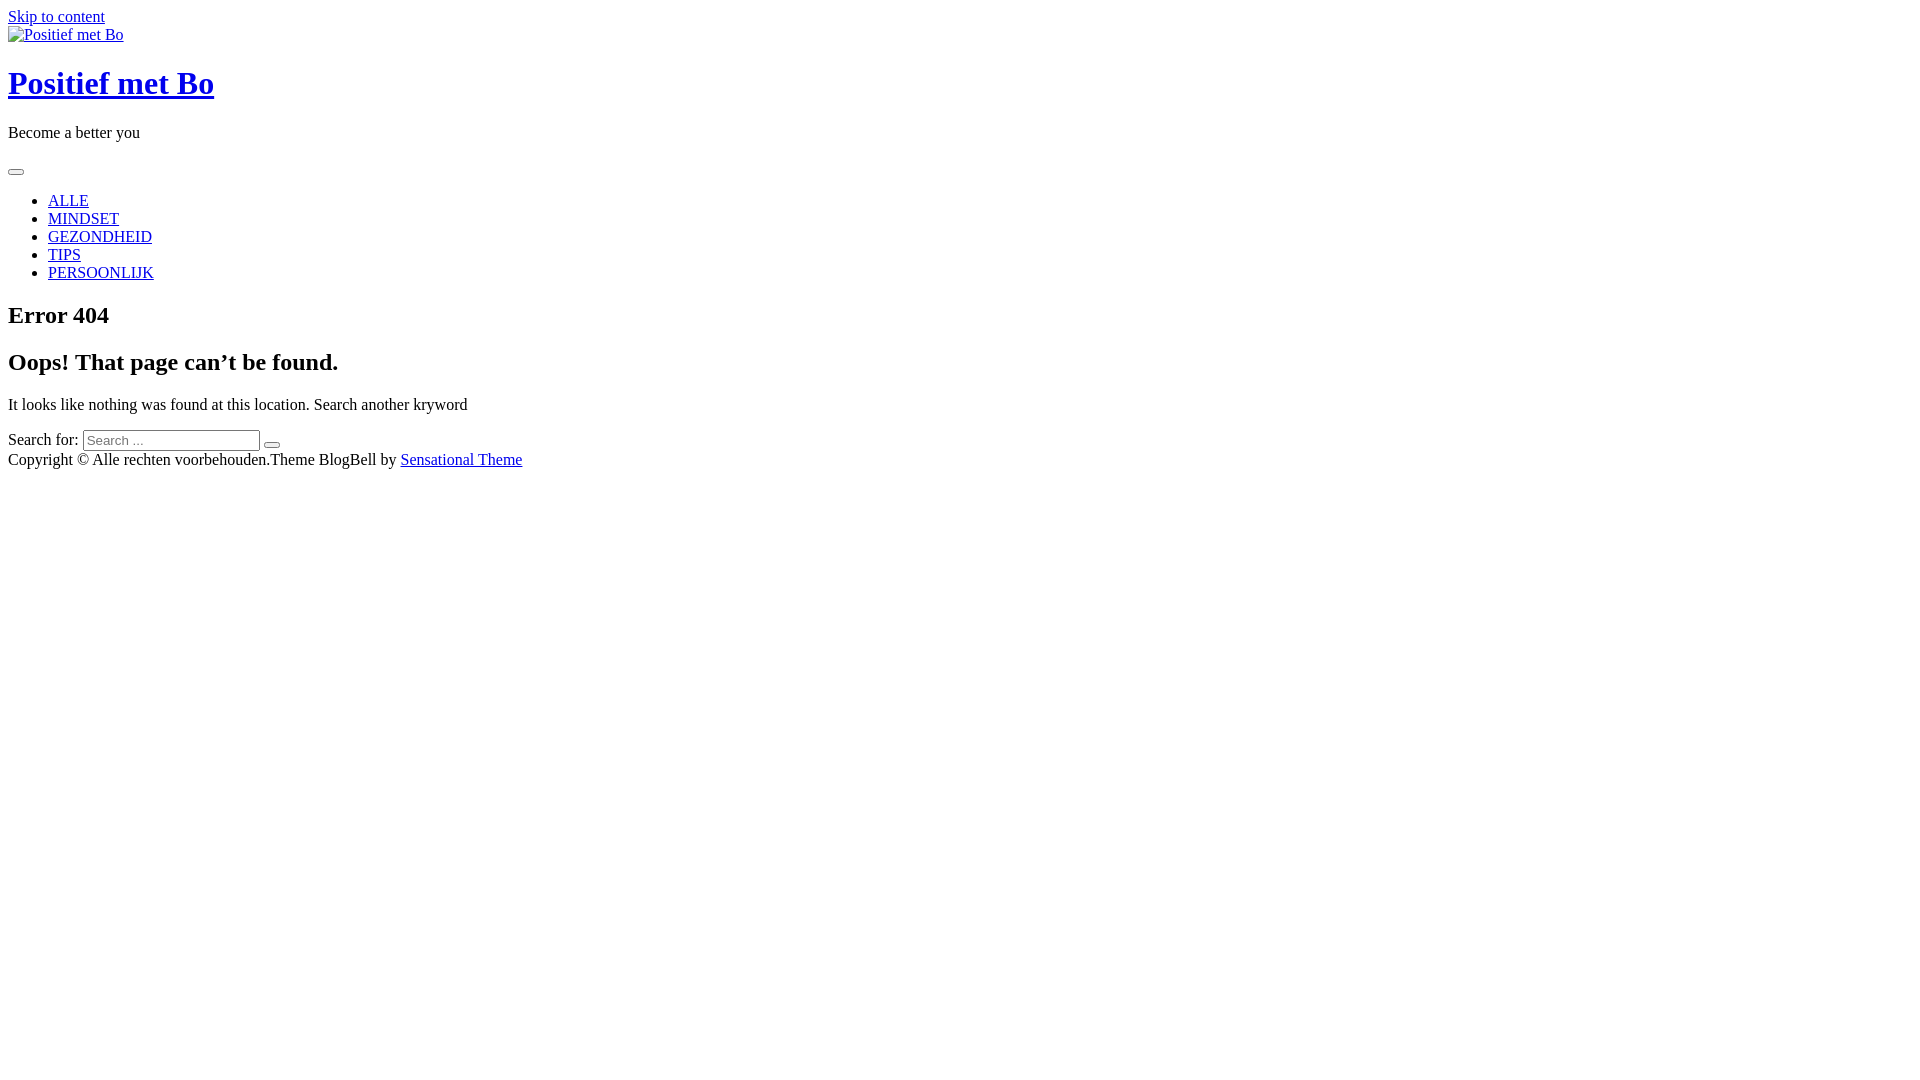 Image resolution: width=1920 pixels, height=1080 pixels. What do you see at coordinates (271, 443) in the screenshot?
I see `'Search'` at bounding box center [271, 443].